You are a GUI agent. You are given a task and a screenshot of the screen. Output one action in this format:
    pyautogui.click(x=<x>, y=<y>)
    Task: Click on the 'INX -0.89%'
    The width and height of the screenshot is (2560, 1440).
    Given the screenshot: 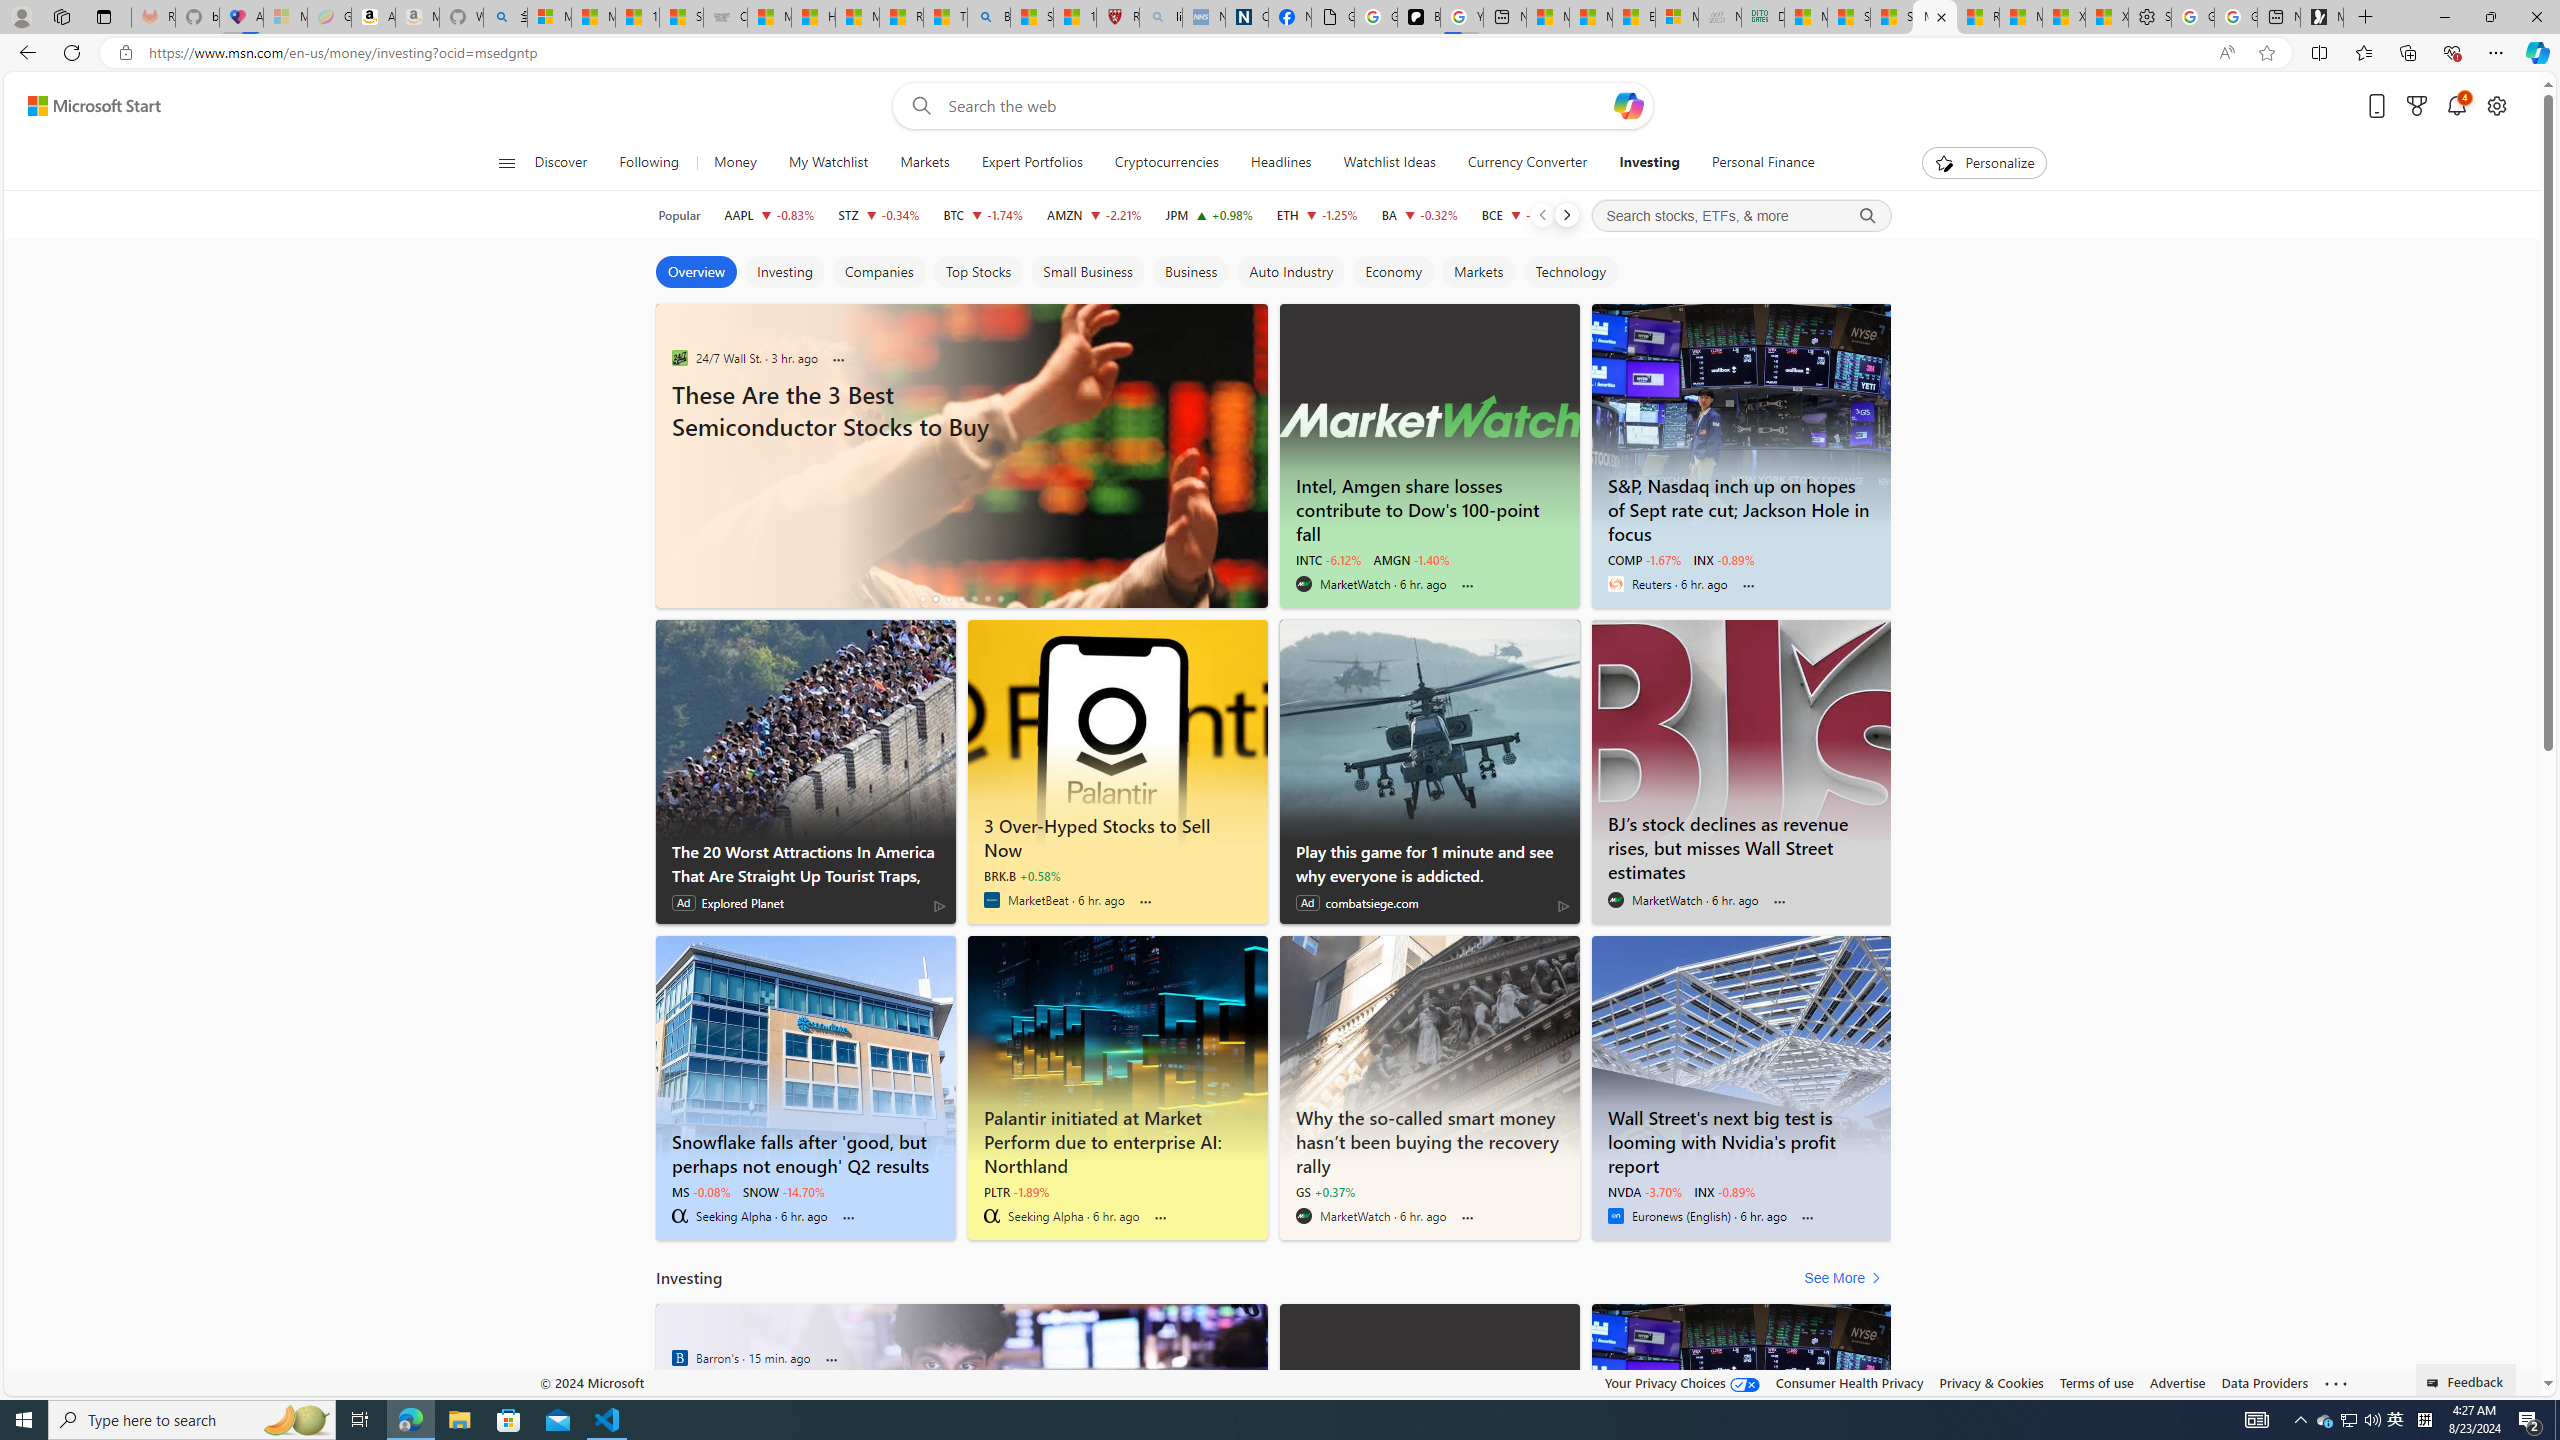 What is the action you would take?
    pyautogui.click(x=1724, y=1191)
    